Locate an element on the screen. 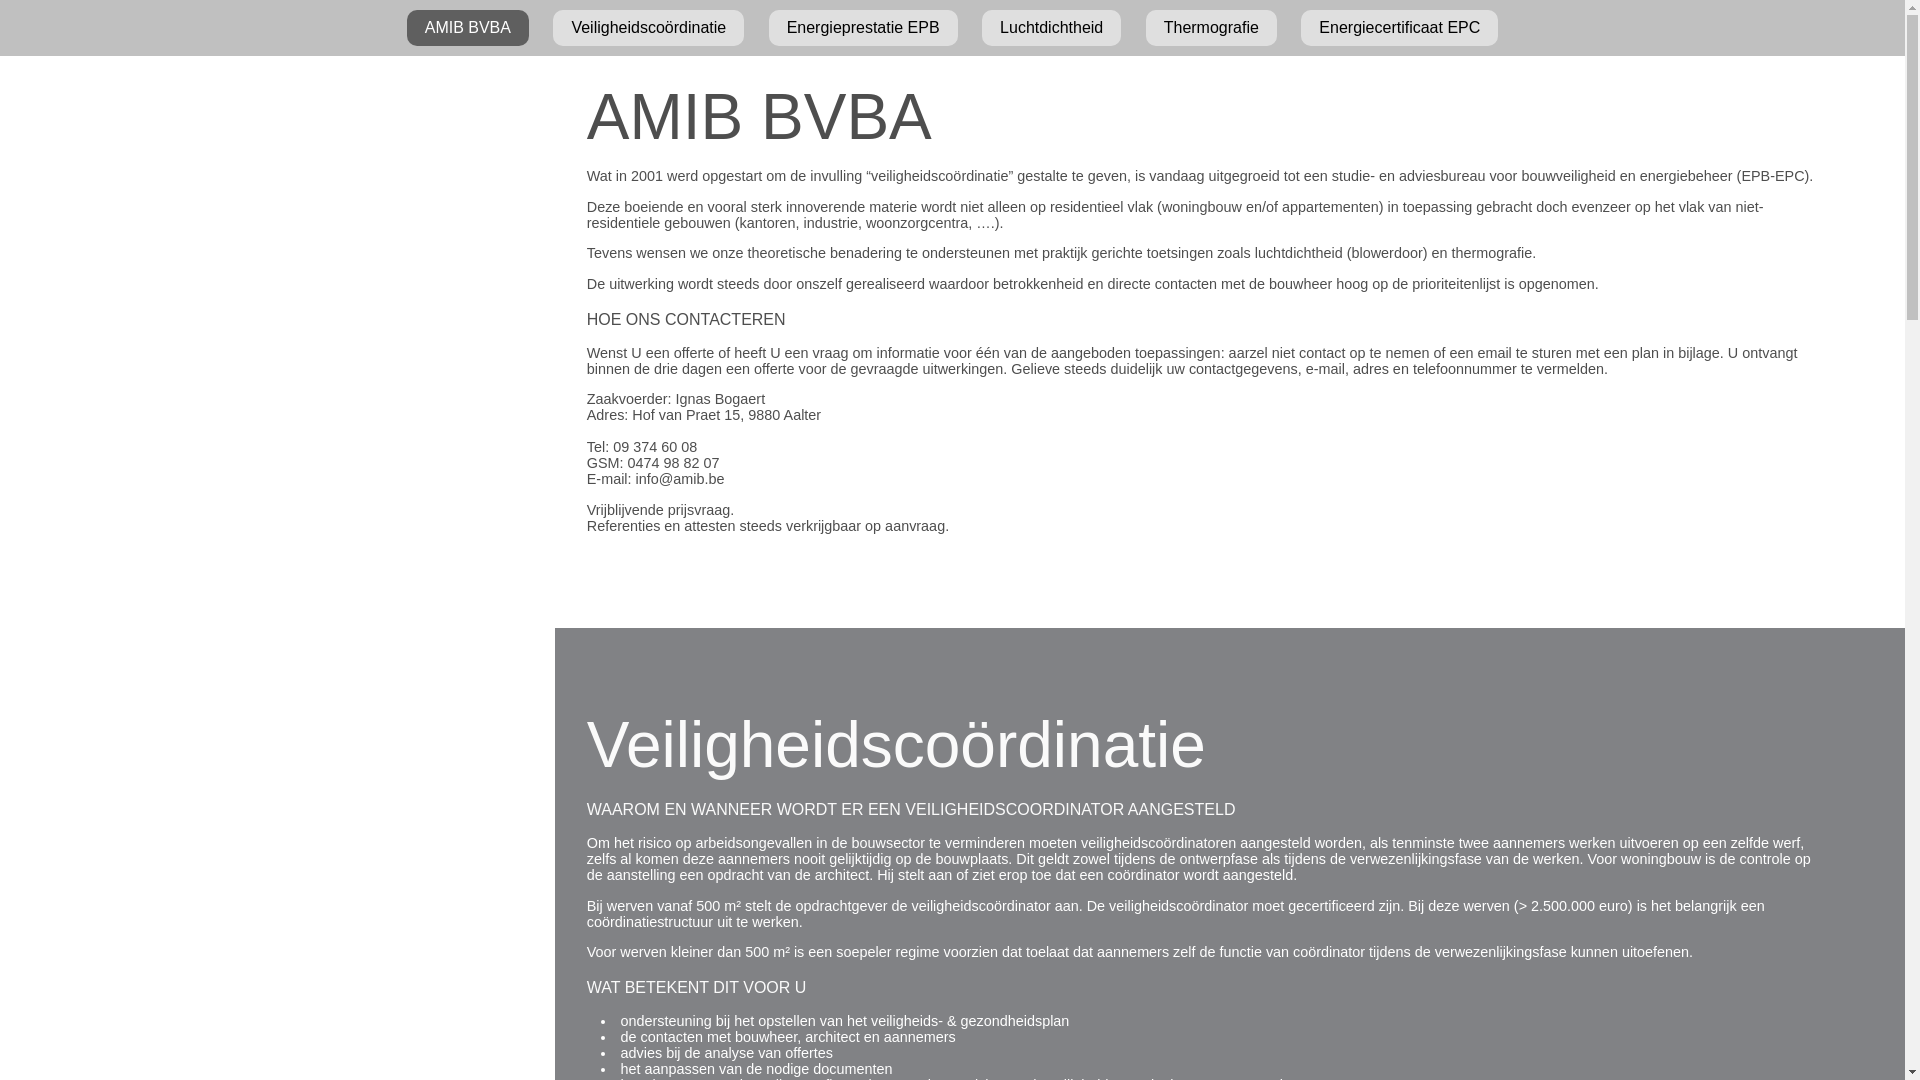  'Energiecertificaat EPC' is located at coordinates (1398, 27).